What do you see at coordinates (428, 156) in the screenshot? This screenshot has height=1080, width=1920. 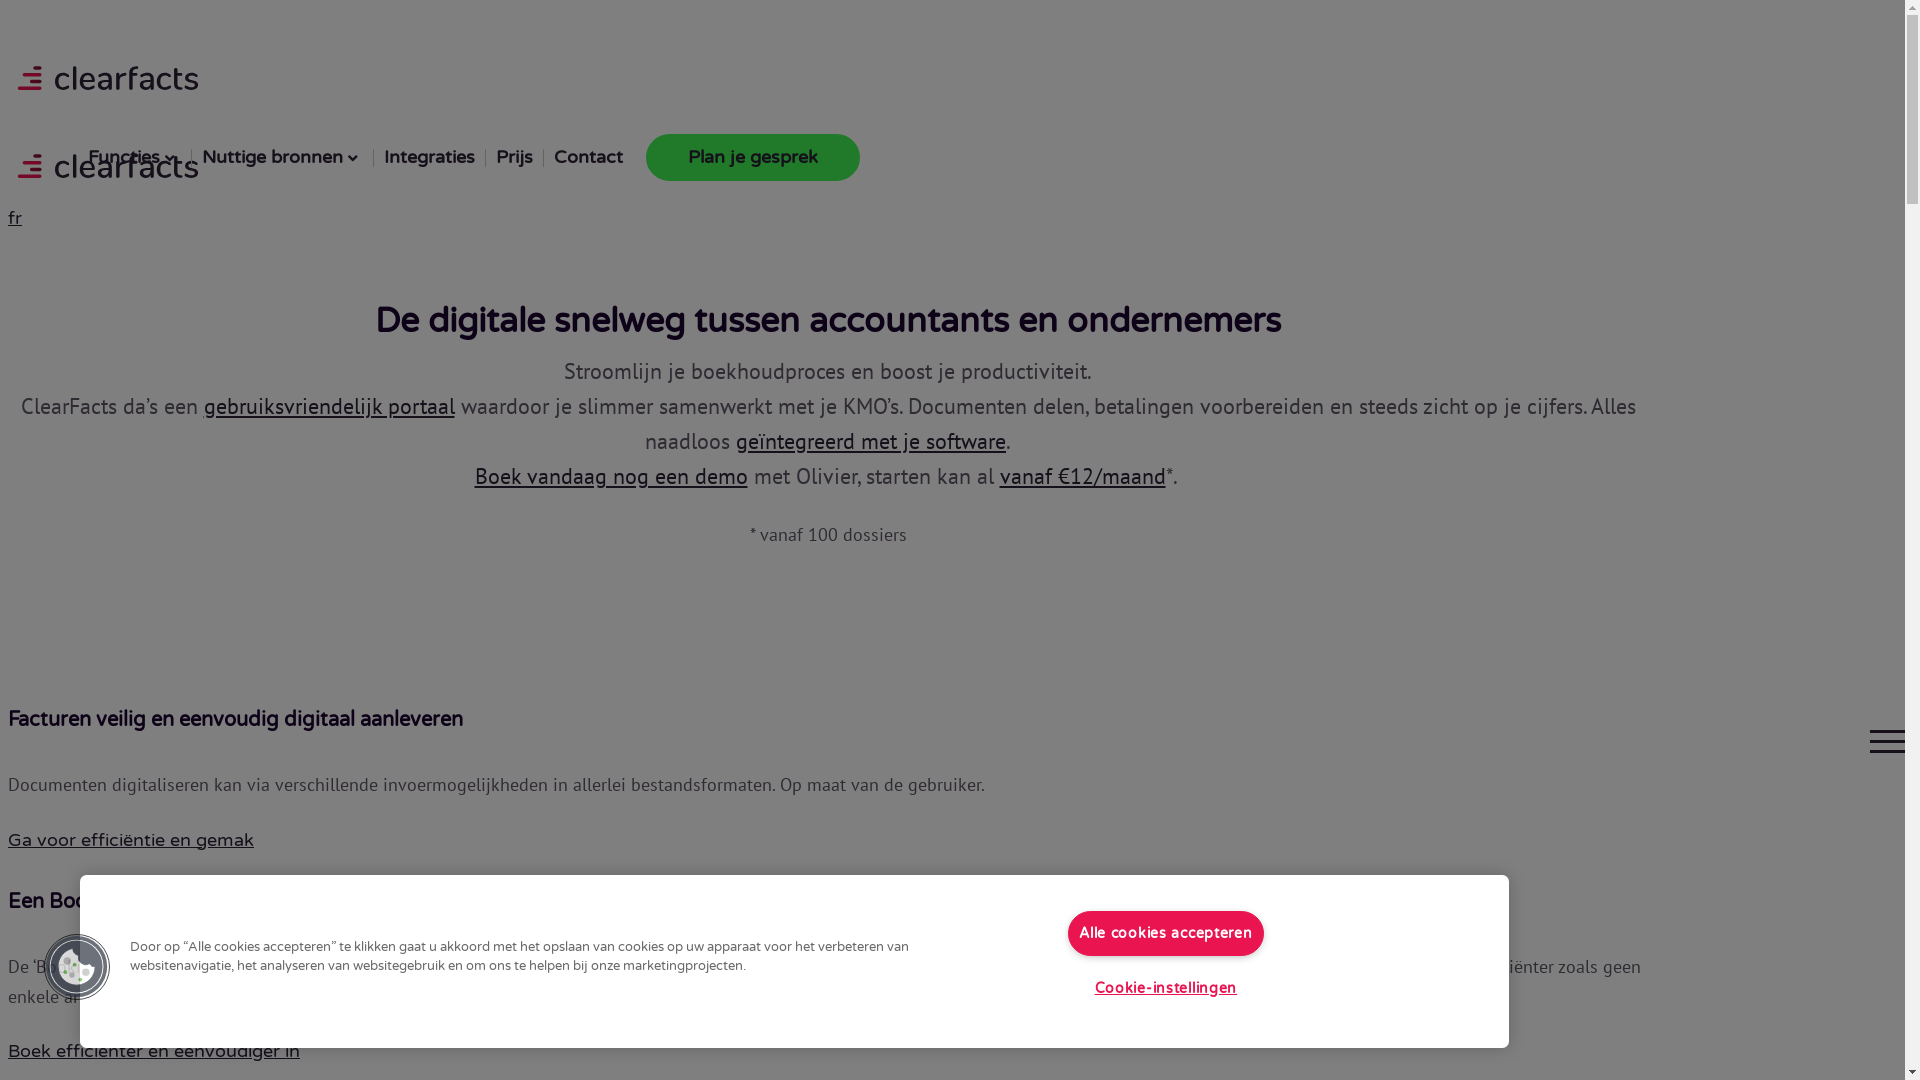 I see `'Integraties'` at bounding box center [428, 156].